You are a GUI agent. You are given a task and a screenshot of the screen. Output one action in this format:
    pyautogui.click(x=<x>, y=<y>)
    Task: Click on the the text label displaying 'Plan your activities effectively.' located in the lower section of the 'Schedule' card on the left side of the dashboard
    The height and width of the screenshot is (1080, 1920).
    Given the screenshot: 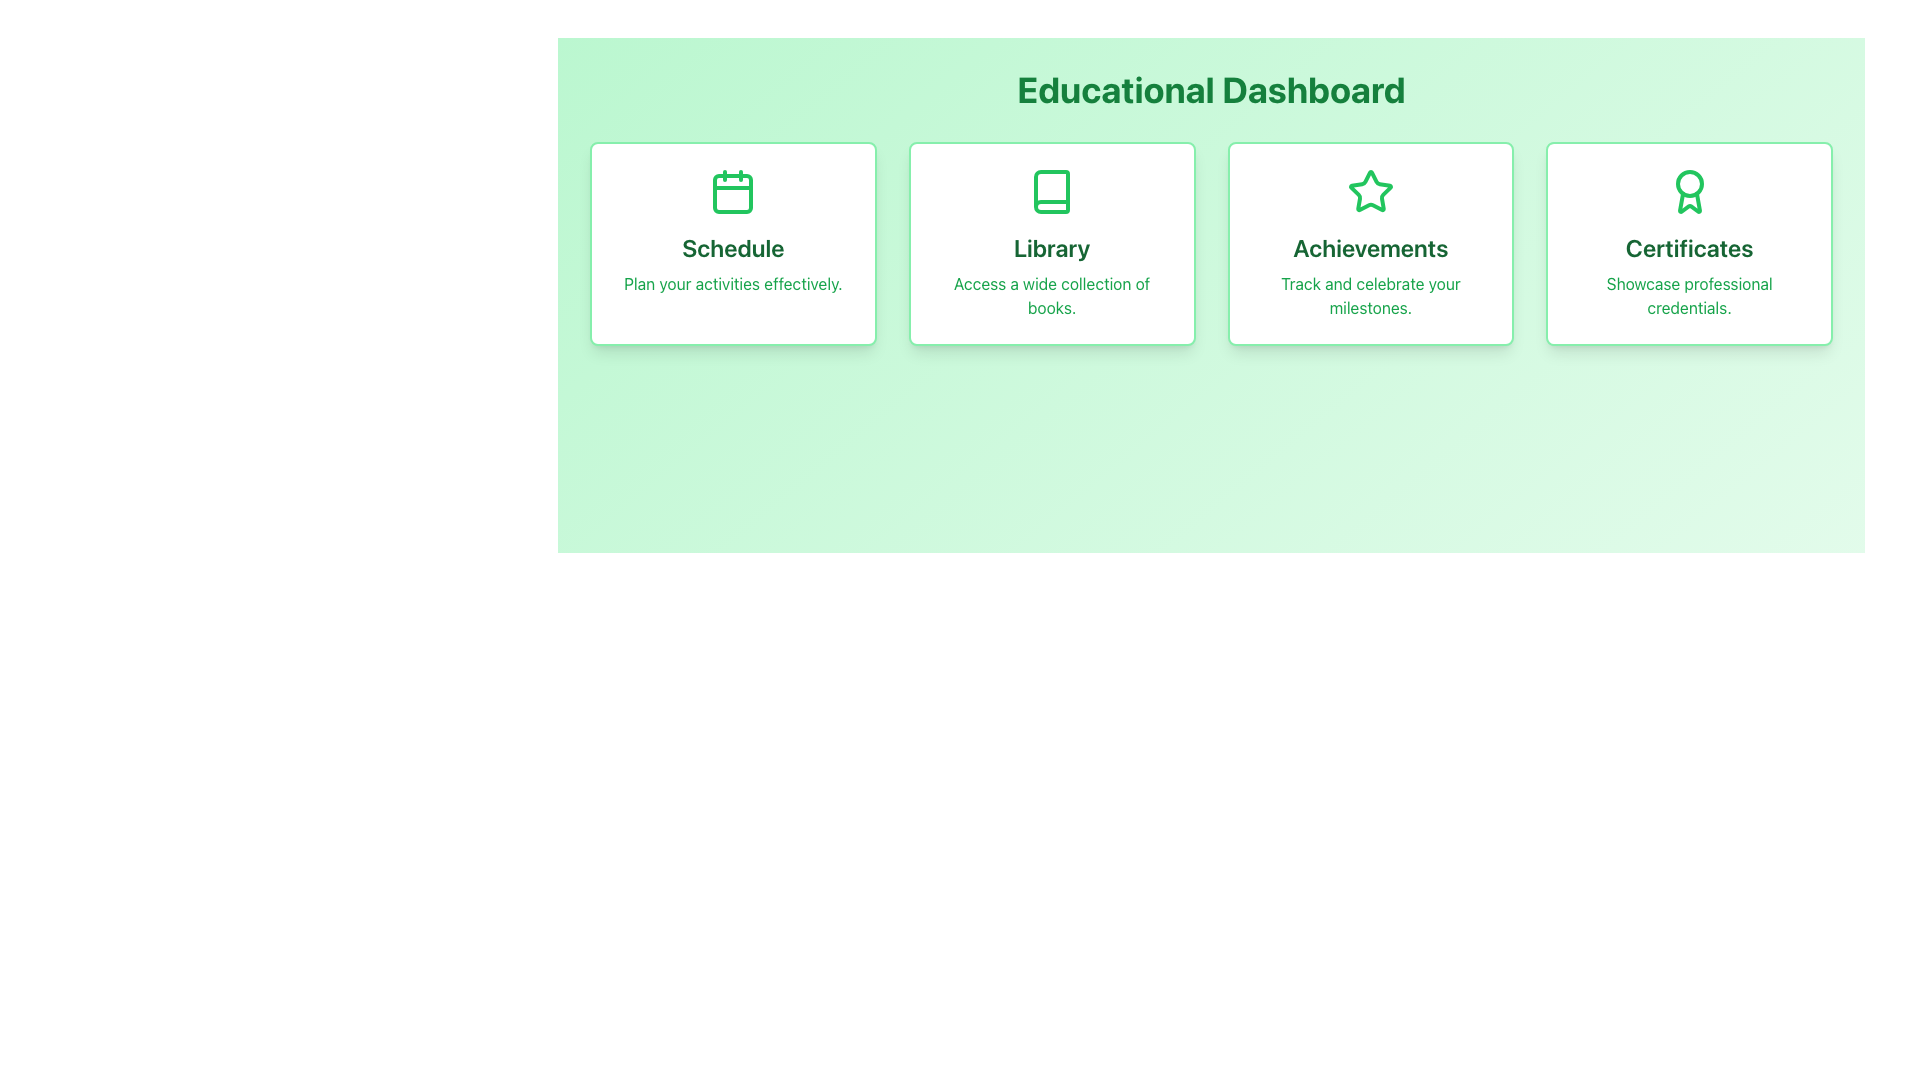 What is the action you would take?
    pyautogui.click(x=732, y=284)
    